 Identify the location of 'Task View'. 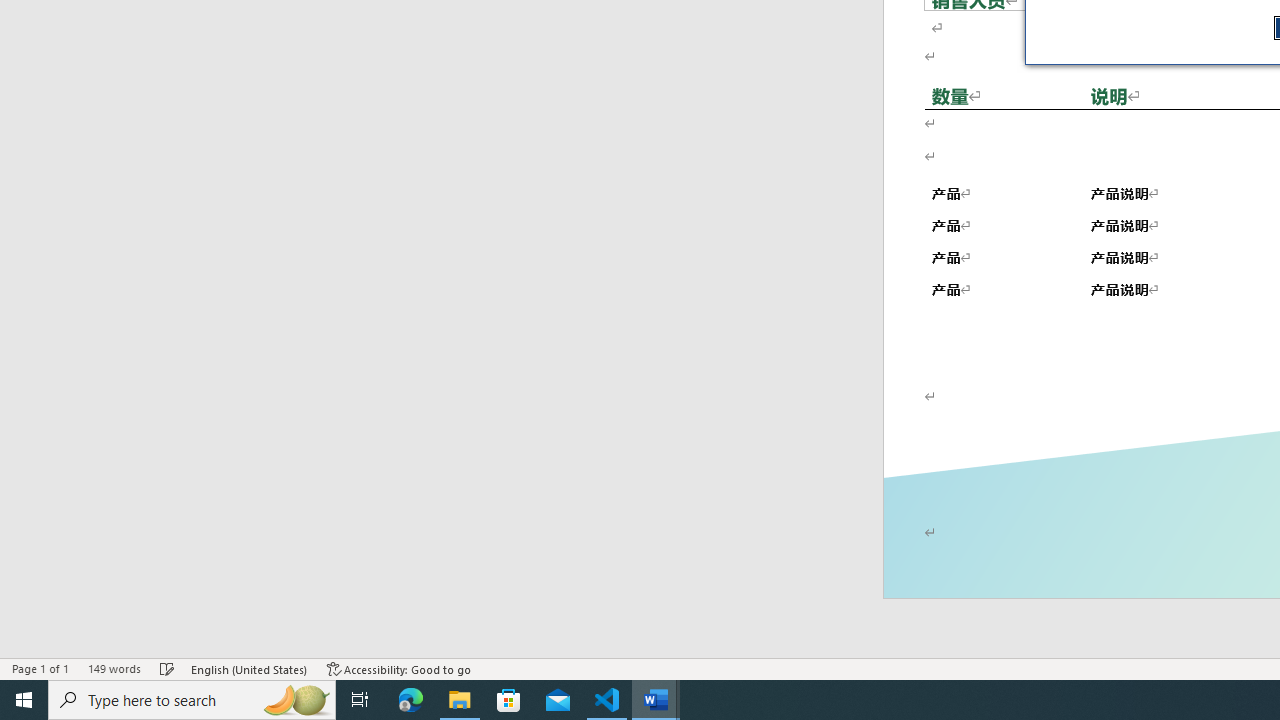
(359, 698).